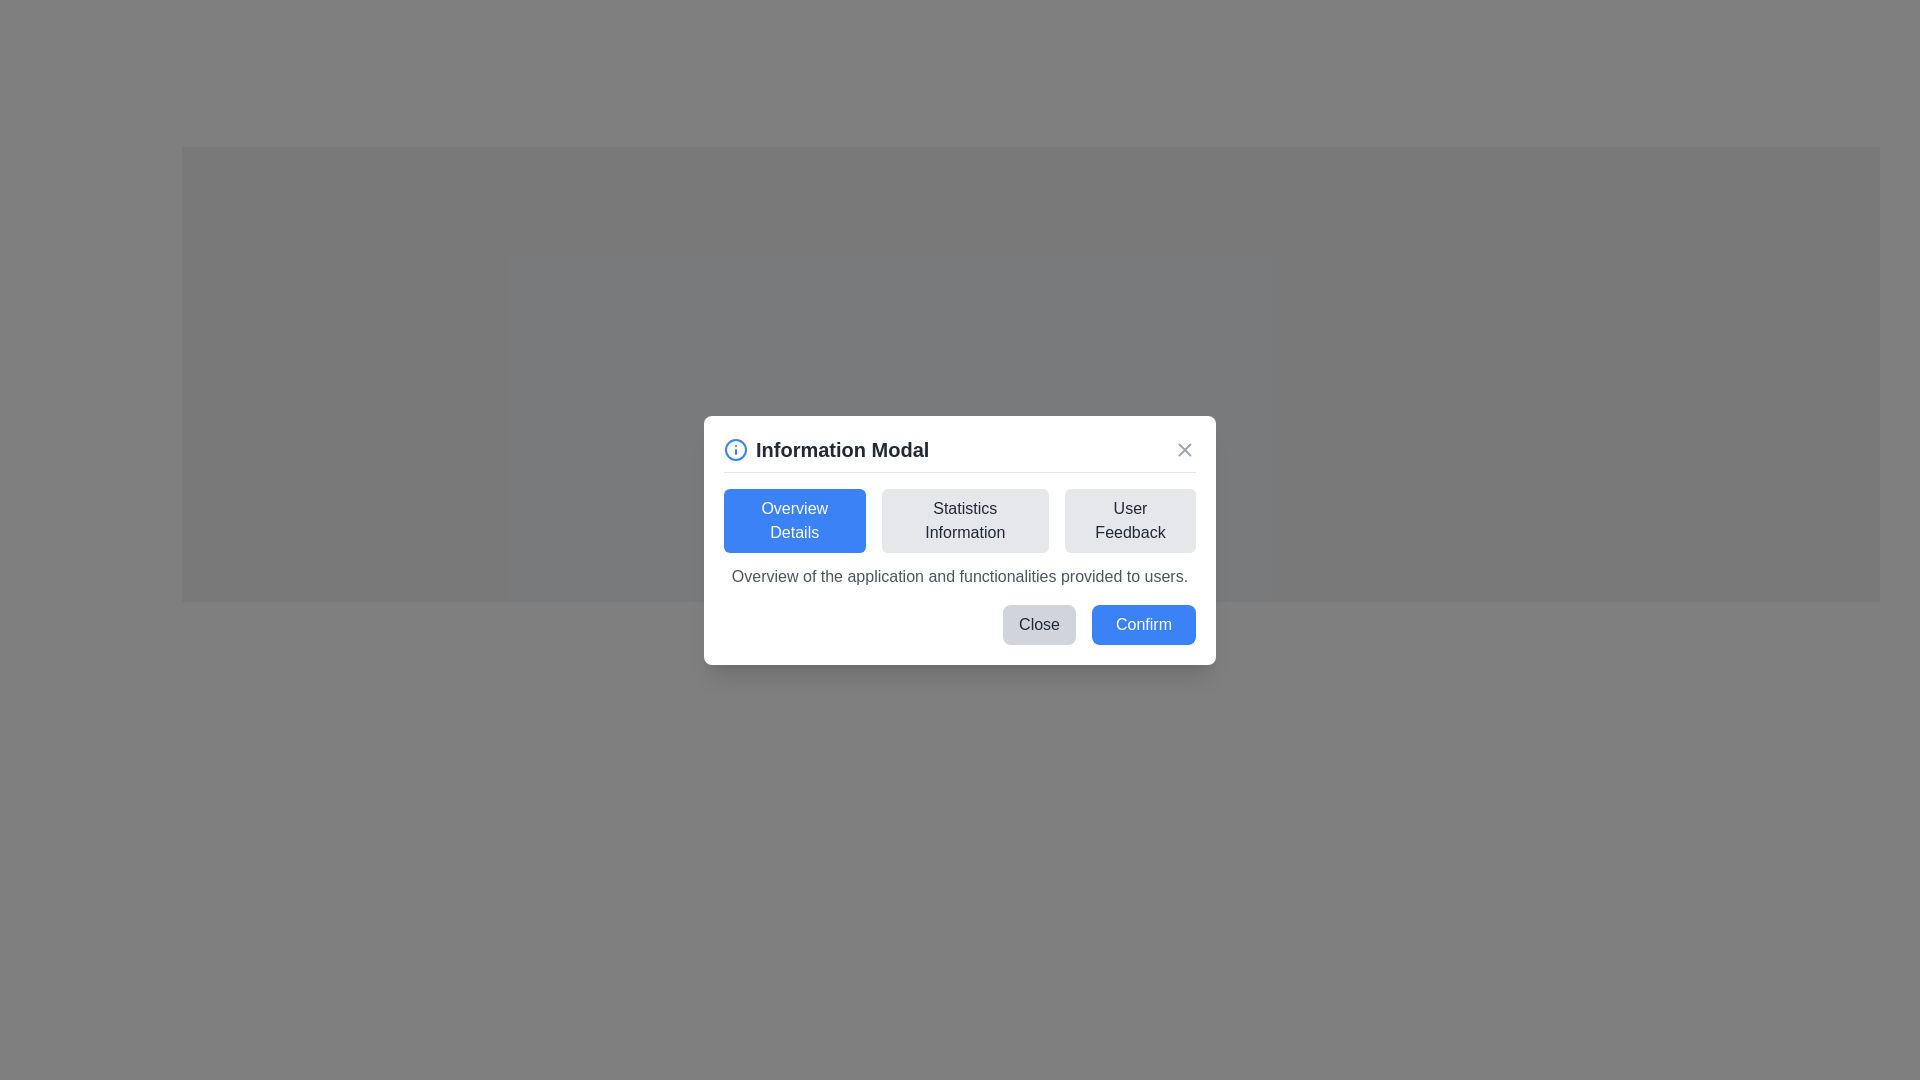 This screenshot has width=1920, height=1080. I want to click on the circle shape in the SVG graphic that is part of the information icon, located to the left of the title 'Information Modal' in the modal header, so click(734, 447).